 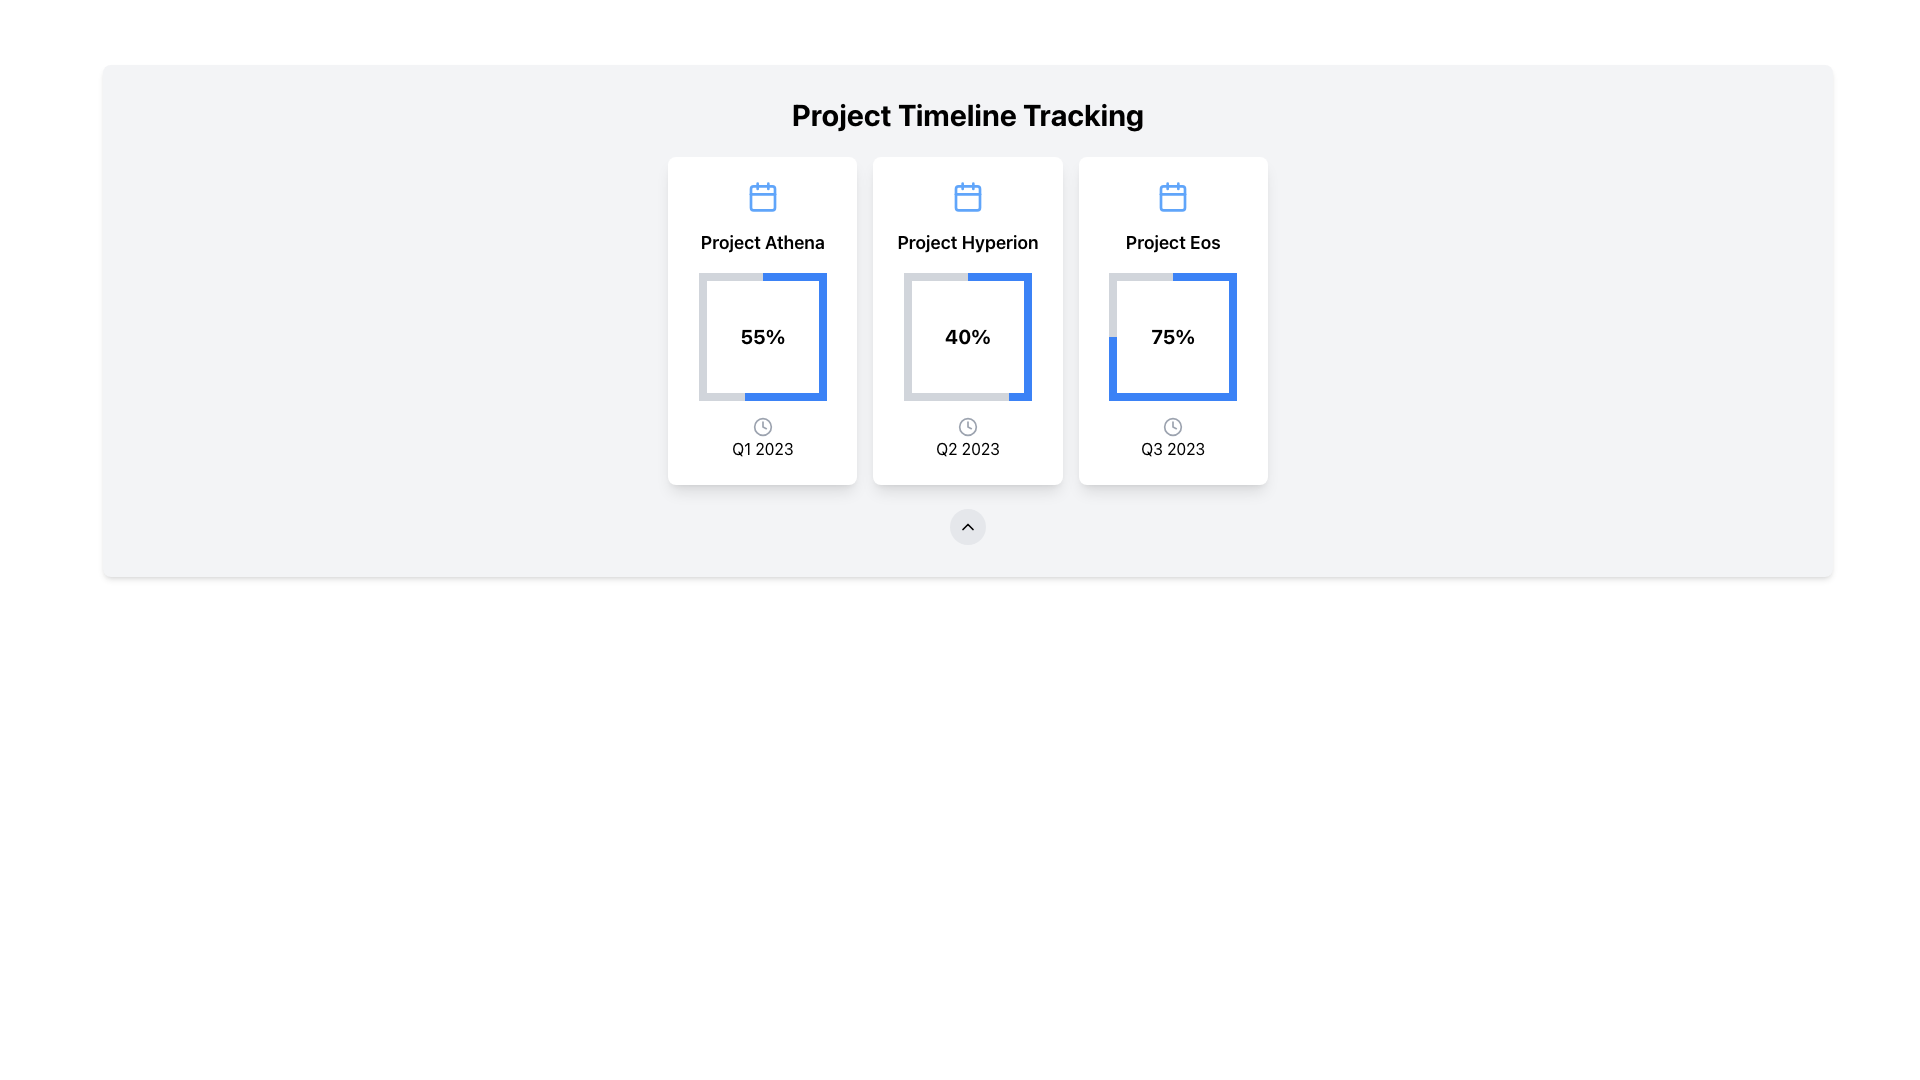 I want to click on the static text content displaying the completion percentage of the 'Project Athena' task, located in the center of the circular progress indicator within the middle card, so click(x=761, y=335).